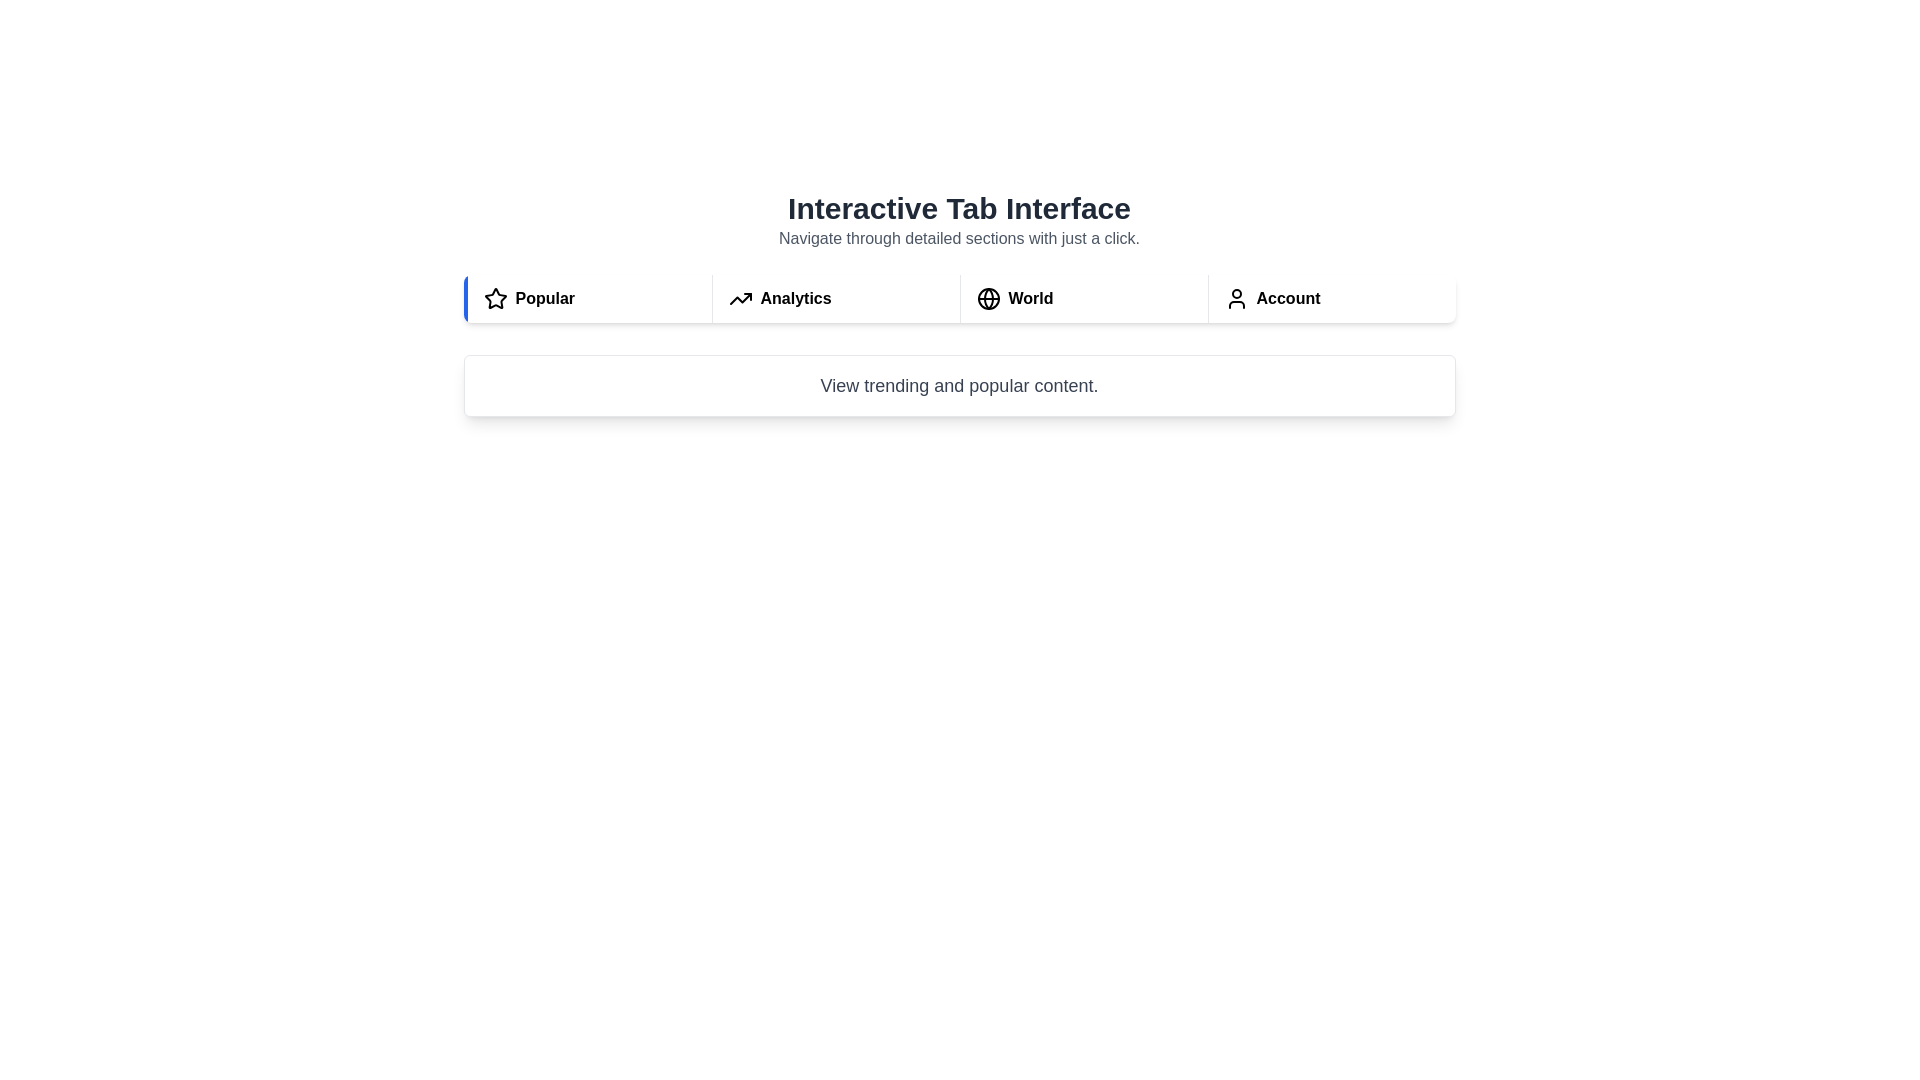  What do you see at coordinates (1331, 299) in the screenshot?
I see `the Account tab` at bounding box center [1331, 299].